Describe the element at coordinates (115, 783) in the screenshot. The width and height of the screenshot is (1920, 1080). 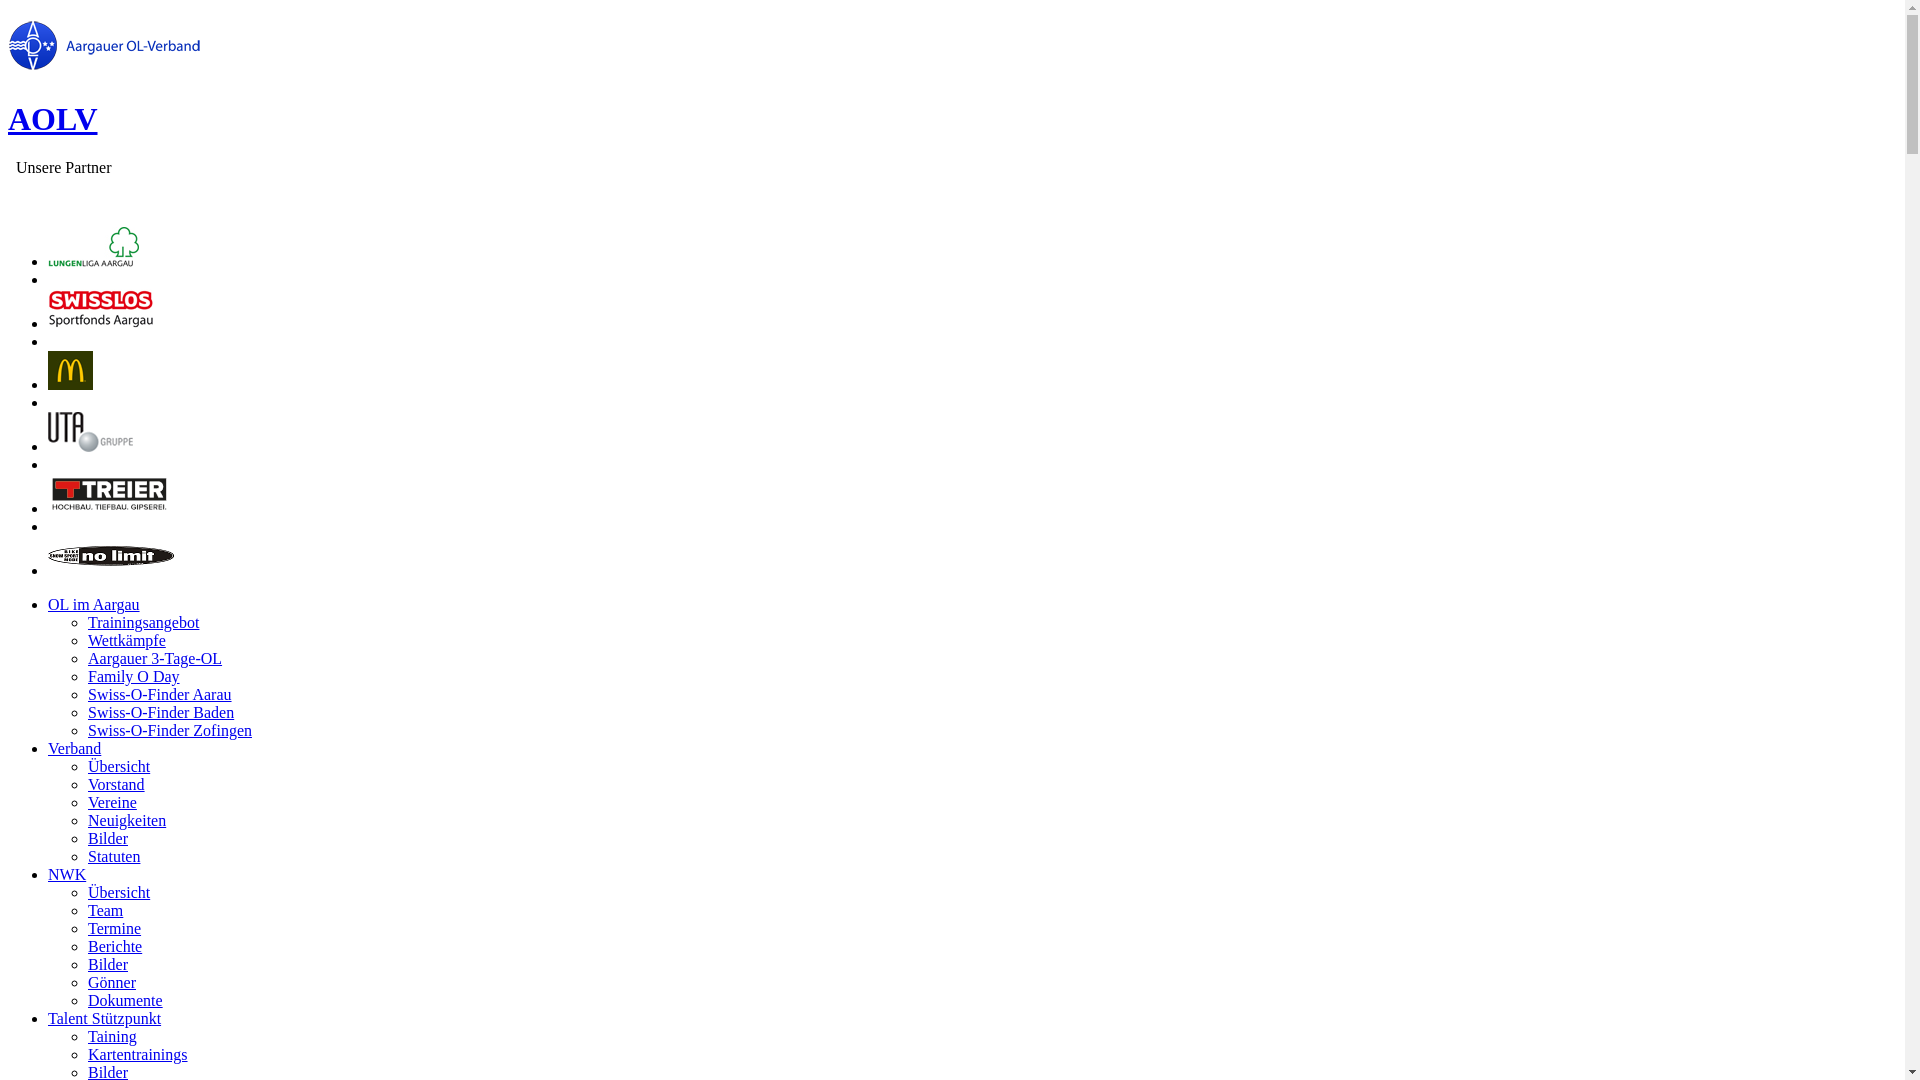
I see `'Vorstand'` at that location.